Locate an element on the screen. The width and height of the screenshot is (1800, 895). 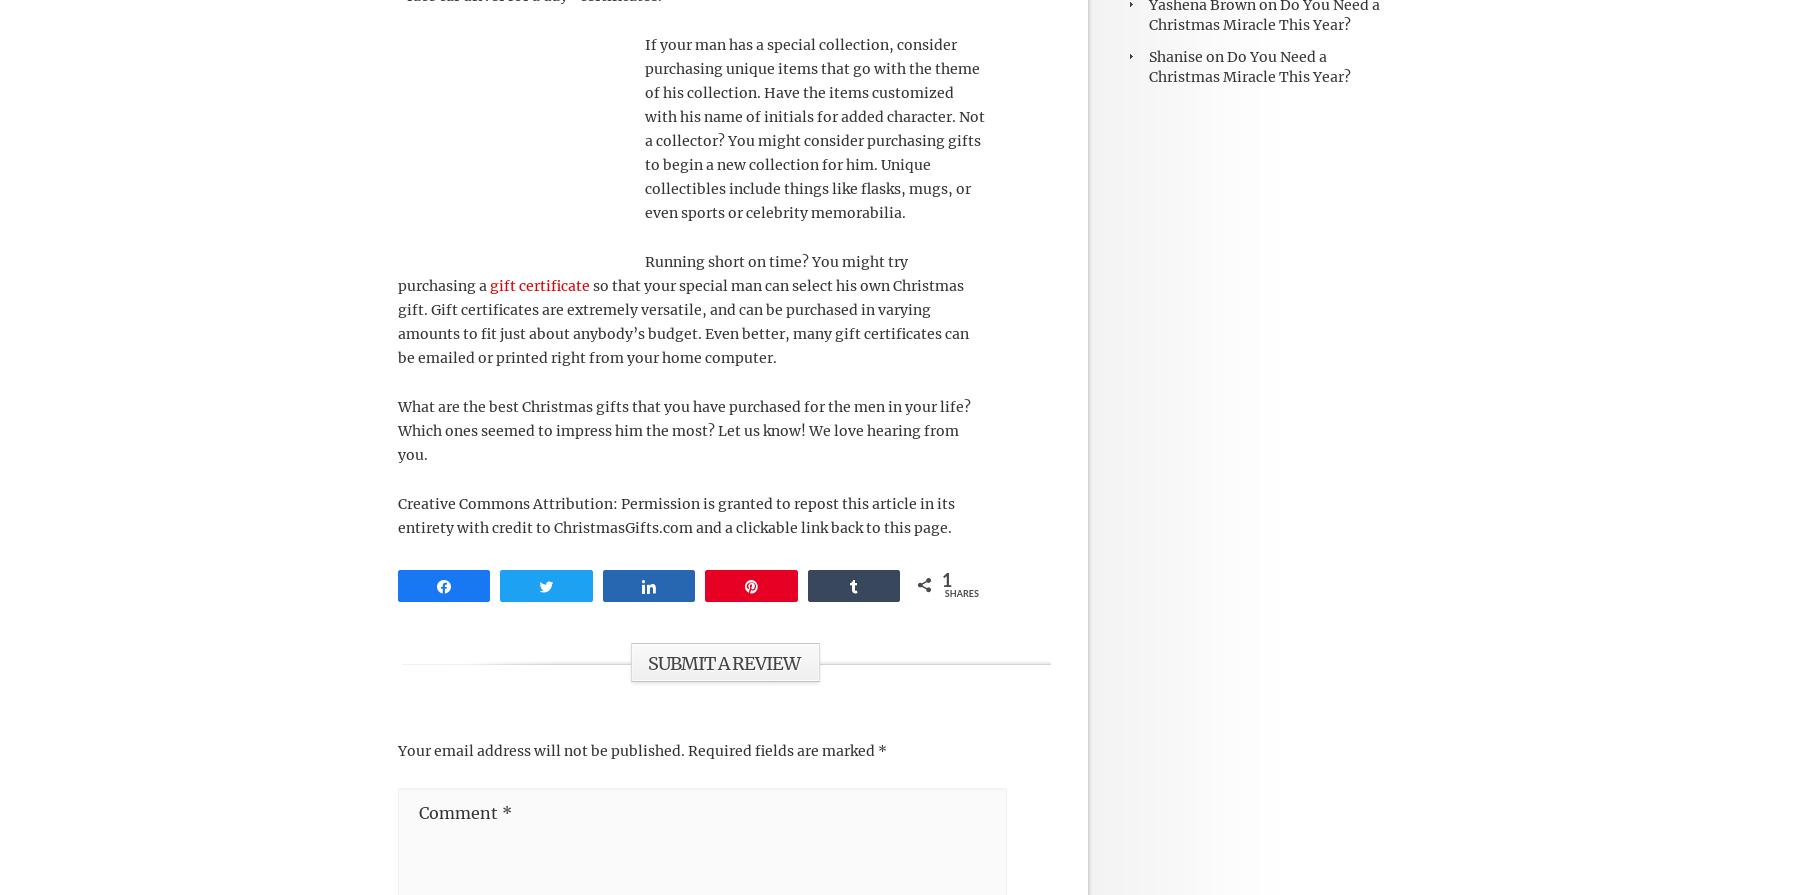
'What are the best Christmas gifts that you have purchased for the men in your life? Which ones seemed to impress him the most? Let us know! We love hearing from you.' is located at coordinates (683, 429).